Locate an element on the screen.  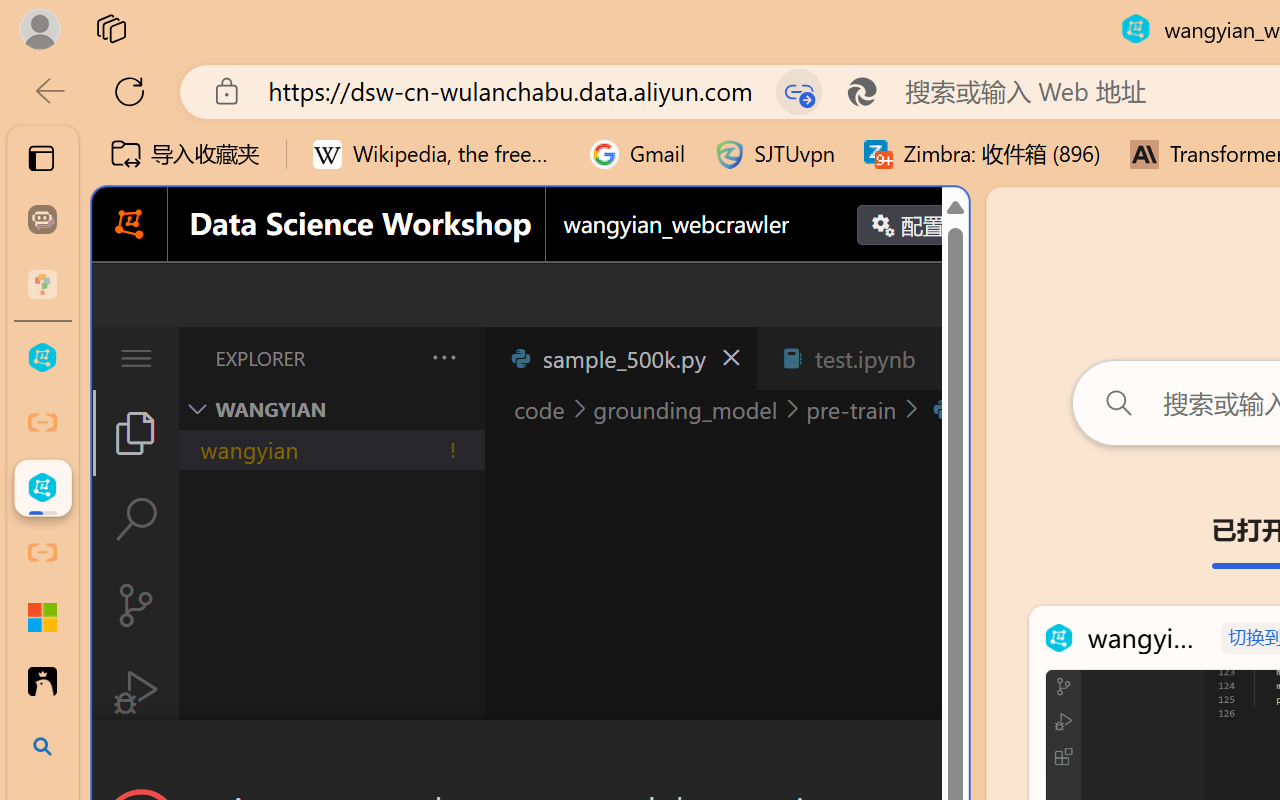
'Explorer actions' is located at coordinates (391, 358).